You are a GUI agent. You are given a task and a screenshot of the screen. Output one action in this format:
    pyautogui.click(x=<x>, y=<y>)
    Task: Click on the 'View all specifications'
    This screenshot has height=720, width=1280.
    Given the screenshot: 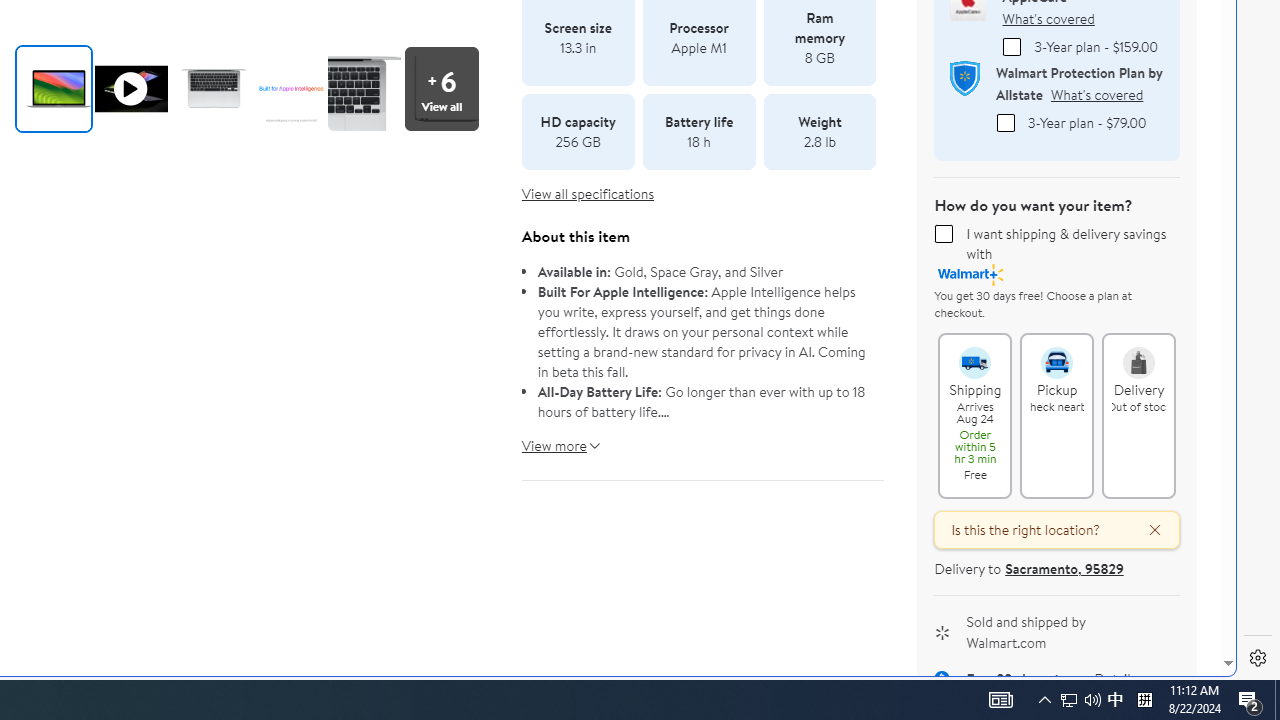 What is the action you would take?
    pyautogui.click(x=587, y=194)
    